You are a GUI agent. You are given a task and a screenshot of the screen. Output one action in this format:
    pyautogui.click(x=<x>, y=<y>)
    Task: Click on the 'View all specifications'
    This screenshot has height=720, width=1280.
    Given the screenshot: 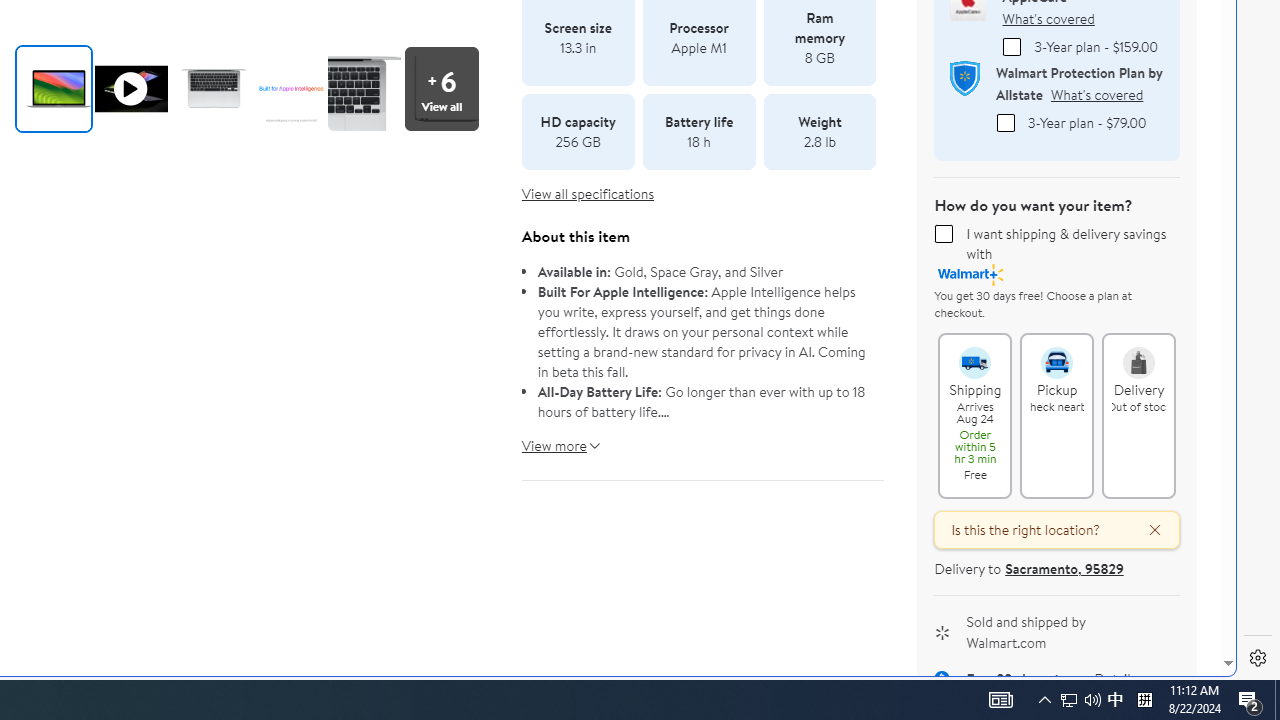 What is the action you would take?
    pyautogui.click(x=587, y=194)
    